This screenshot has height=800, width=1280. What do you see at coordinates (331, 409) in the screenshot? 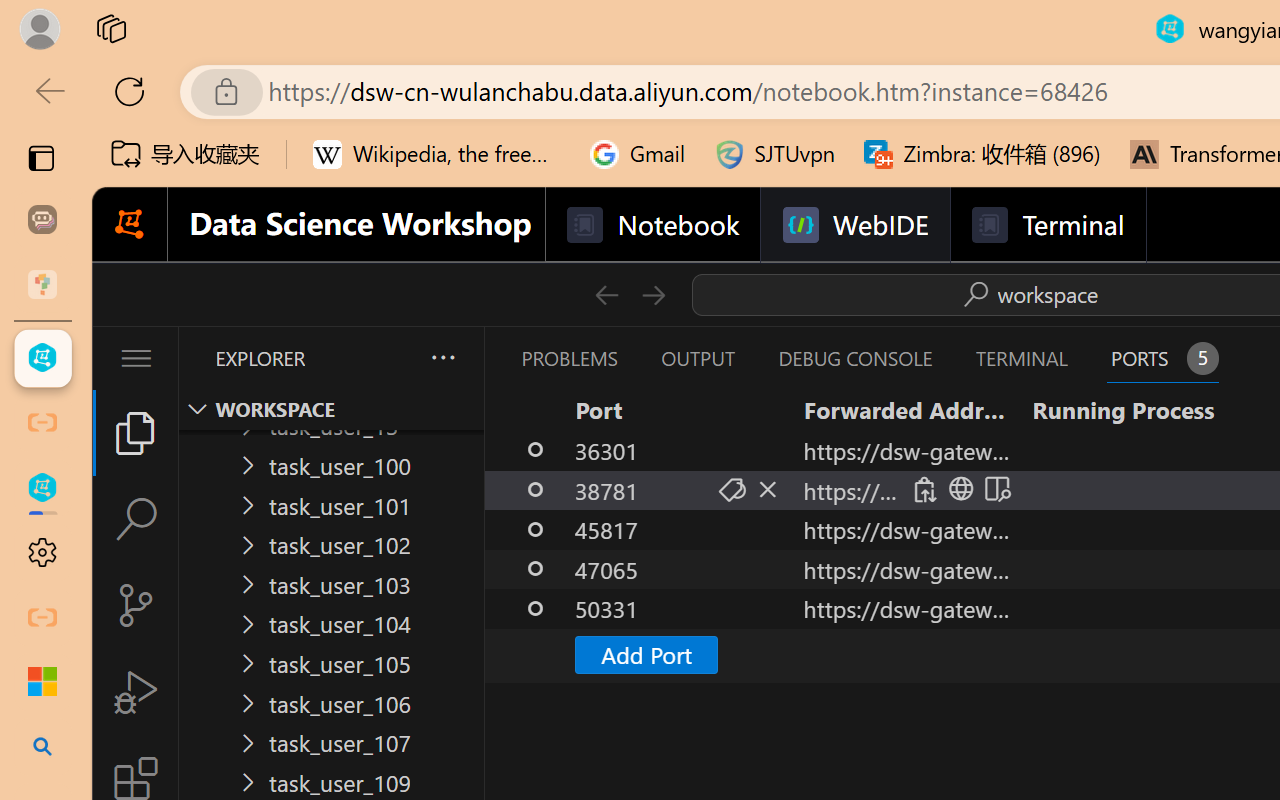
I see `'Explorer Section: workspace'` at bounding box center [331, 409].